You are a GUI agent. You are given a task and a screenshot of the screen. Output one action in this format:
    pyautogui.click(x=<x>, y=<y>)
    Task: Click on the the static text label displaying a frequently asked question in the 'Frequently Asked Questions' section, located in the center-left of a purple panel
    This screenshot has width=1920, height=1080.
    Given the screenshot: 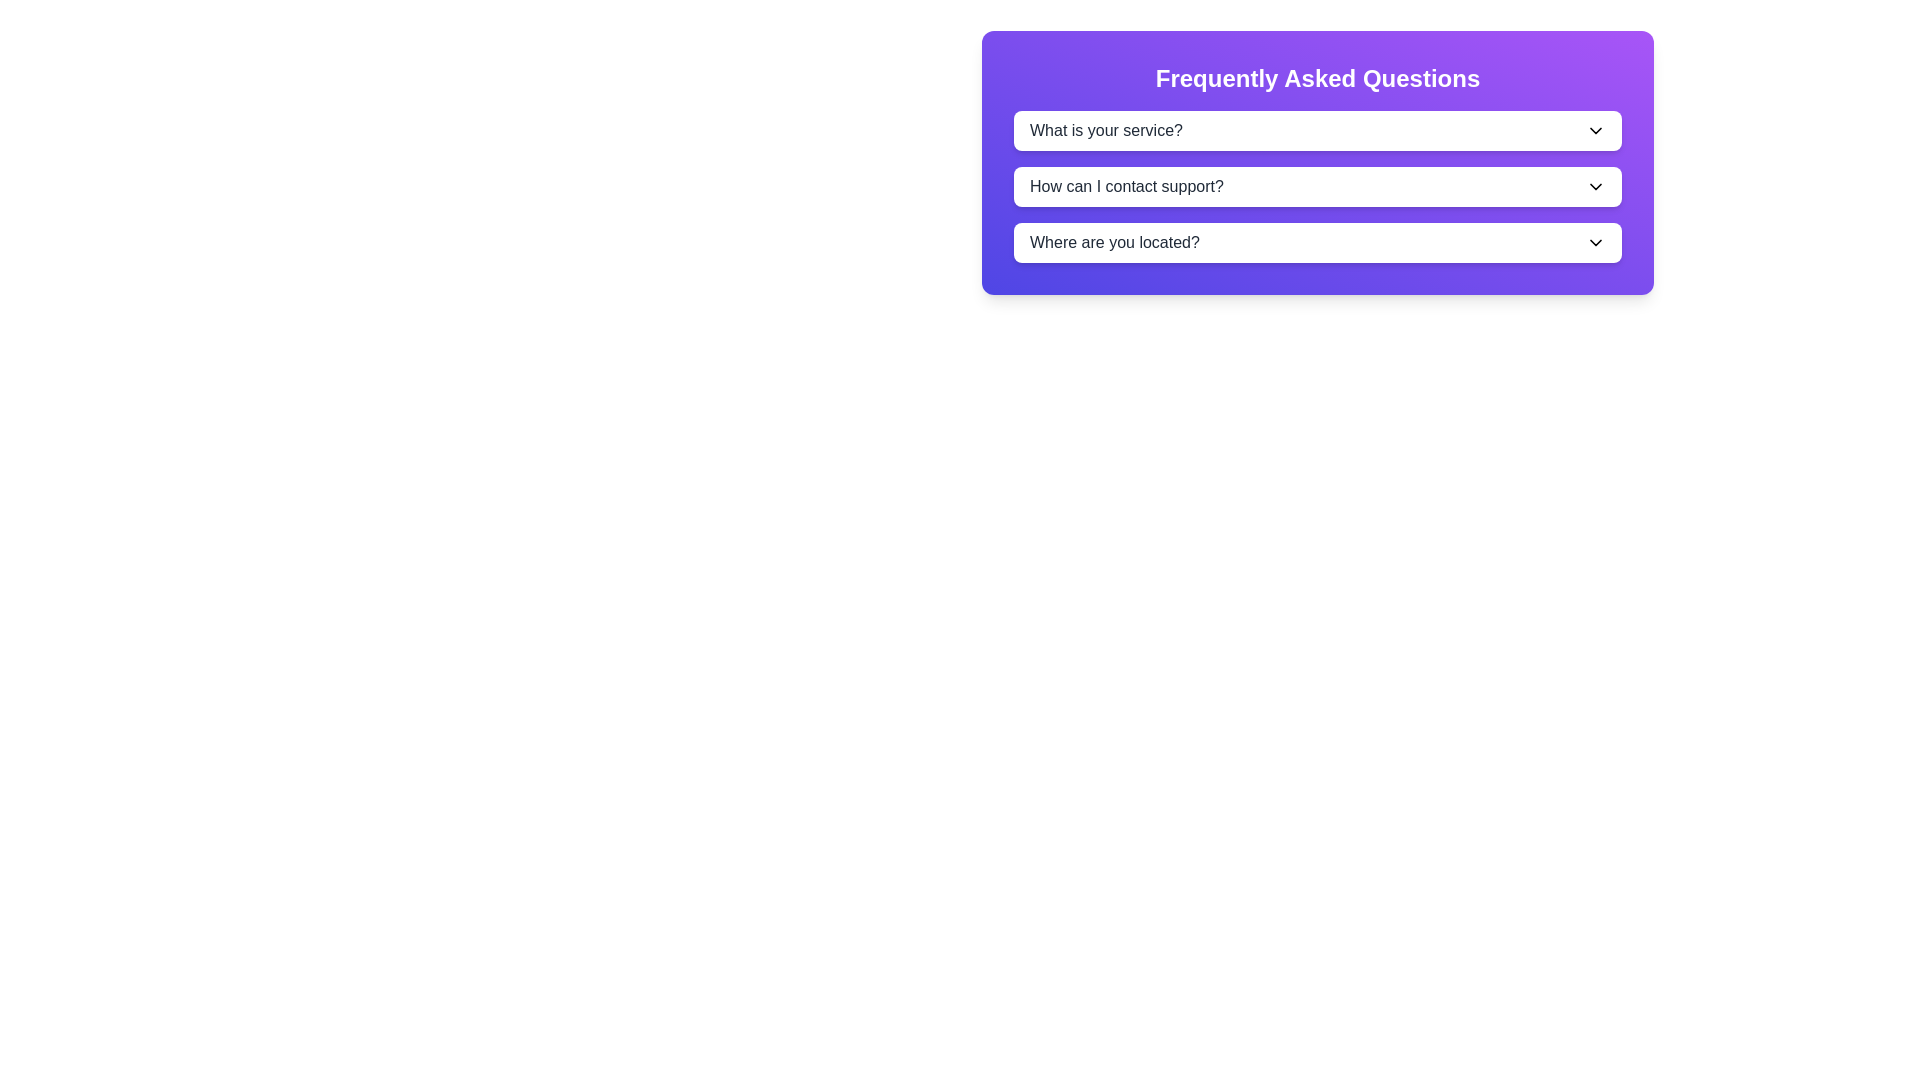 What is the action you would take?
    pyautogui.click(x=1127, y=186)
    